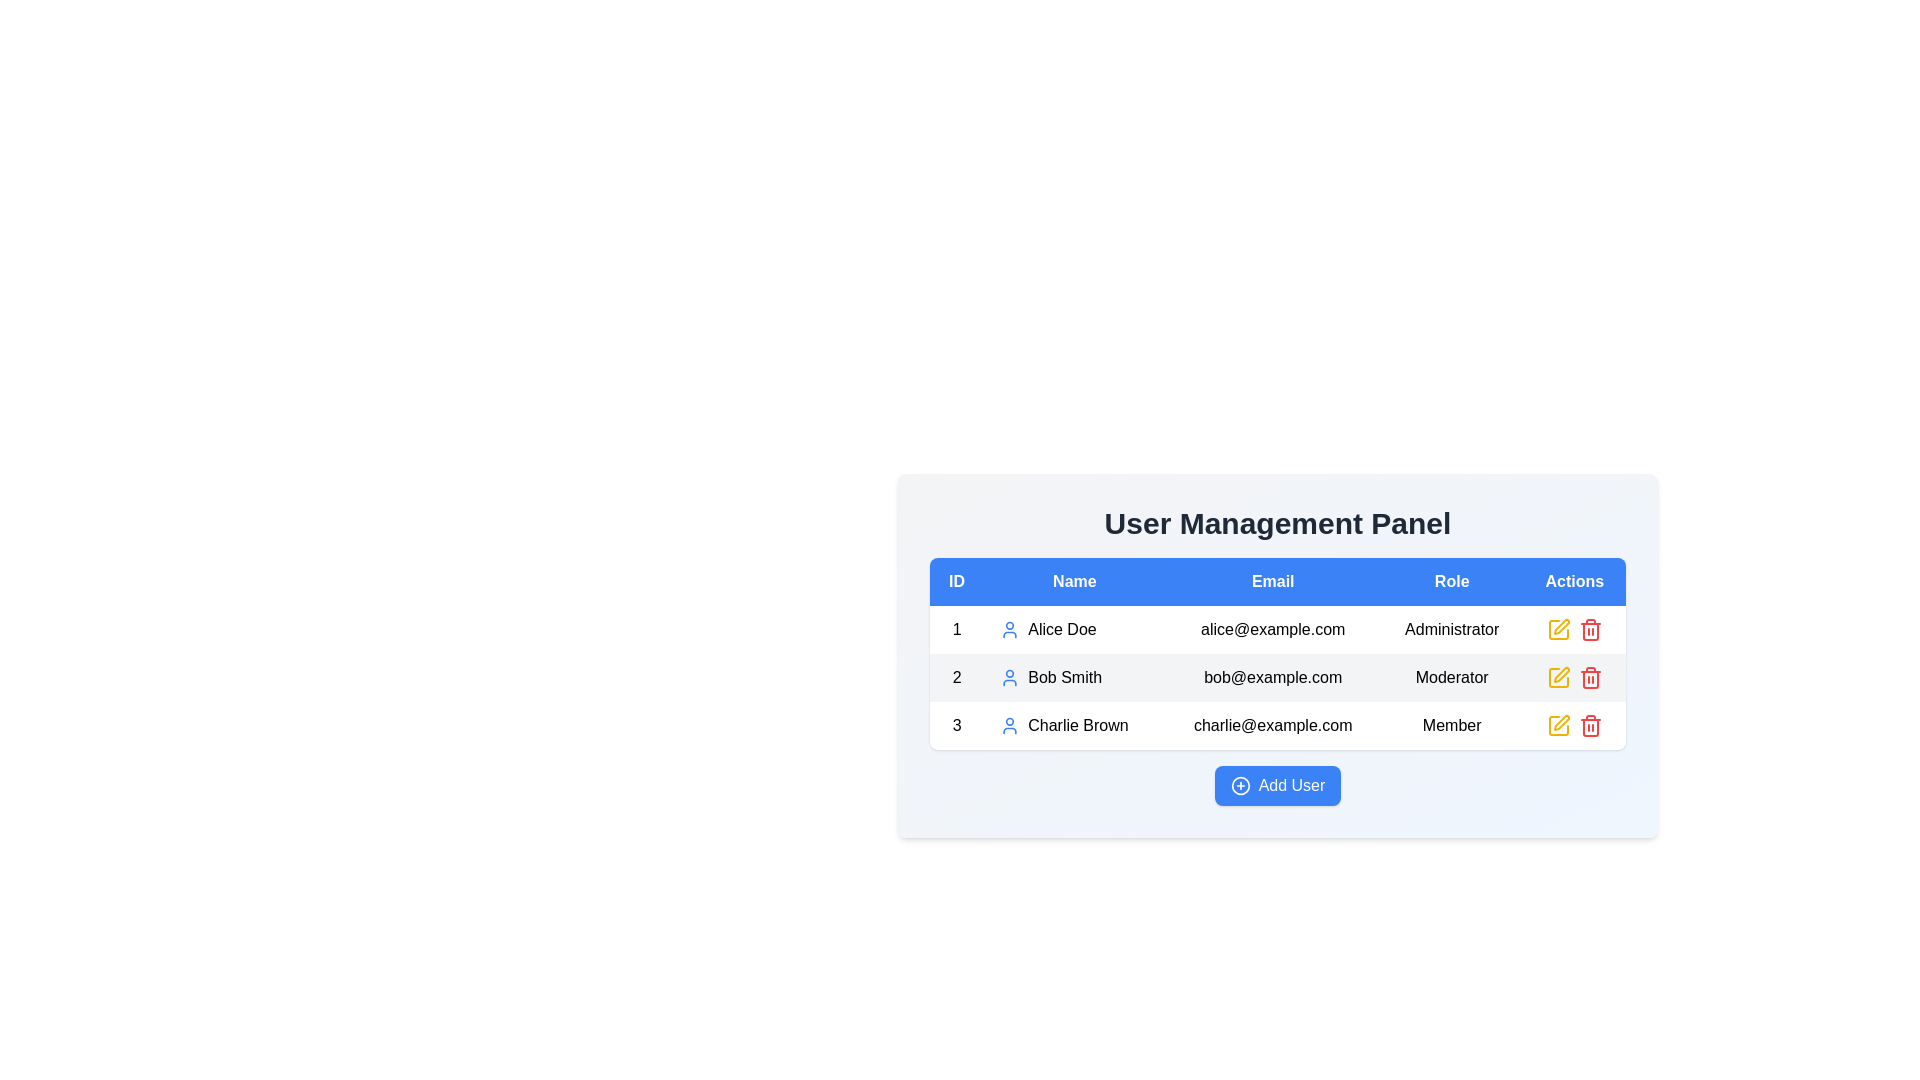 The height and width of the screenshot is (1080, 1920). What do you see at coordinates (1073, 628) in the screenshot?
I see `the text element that identifies a user by name in the user management table, located in the second column of the first row, adjacent to ID '1' and email 'alice@example.com'` at bounding box center [1073, 628].